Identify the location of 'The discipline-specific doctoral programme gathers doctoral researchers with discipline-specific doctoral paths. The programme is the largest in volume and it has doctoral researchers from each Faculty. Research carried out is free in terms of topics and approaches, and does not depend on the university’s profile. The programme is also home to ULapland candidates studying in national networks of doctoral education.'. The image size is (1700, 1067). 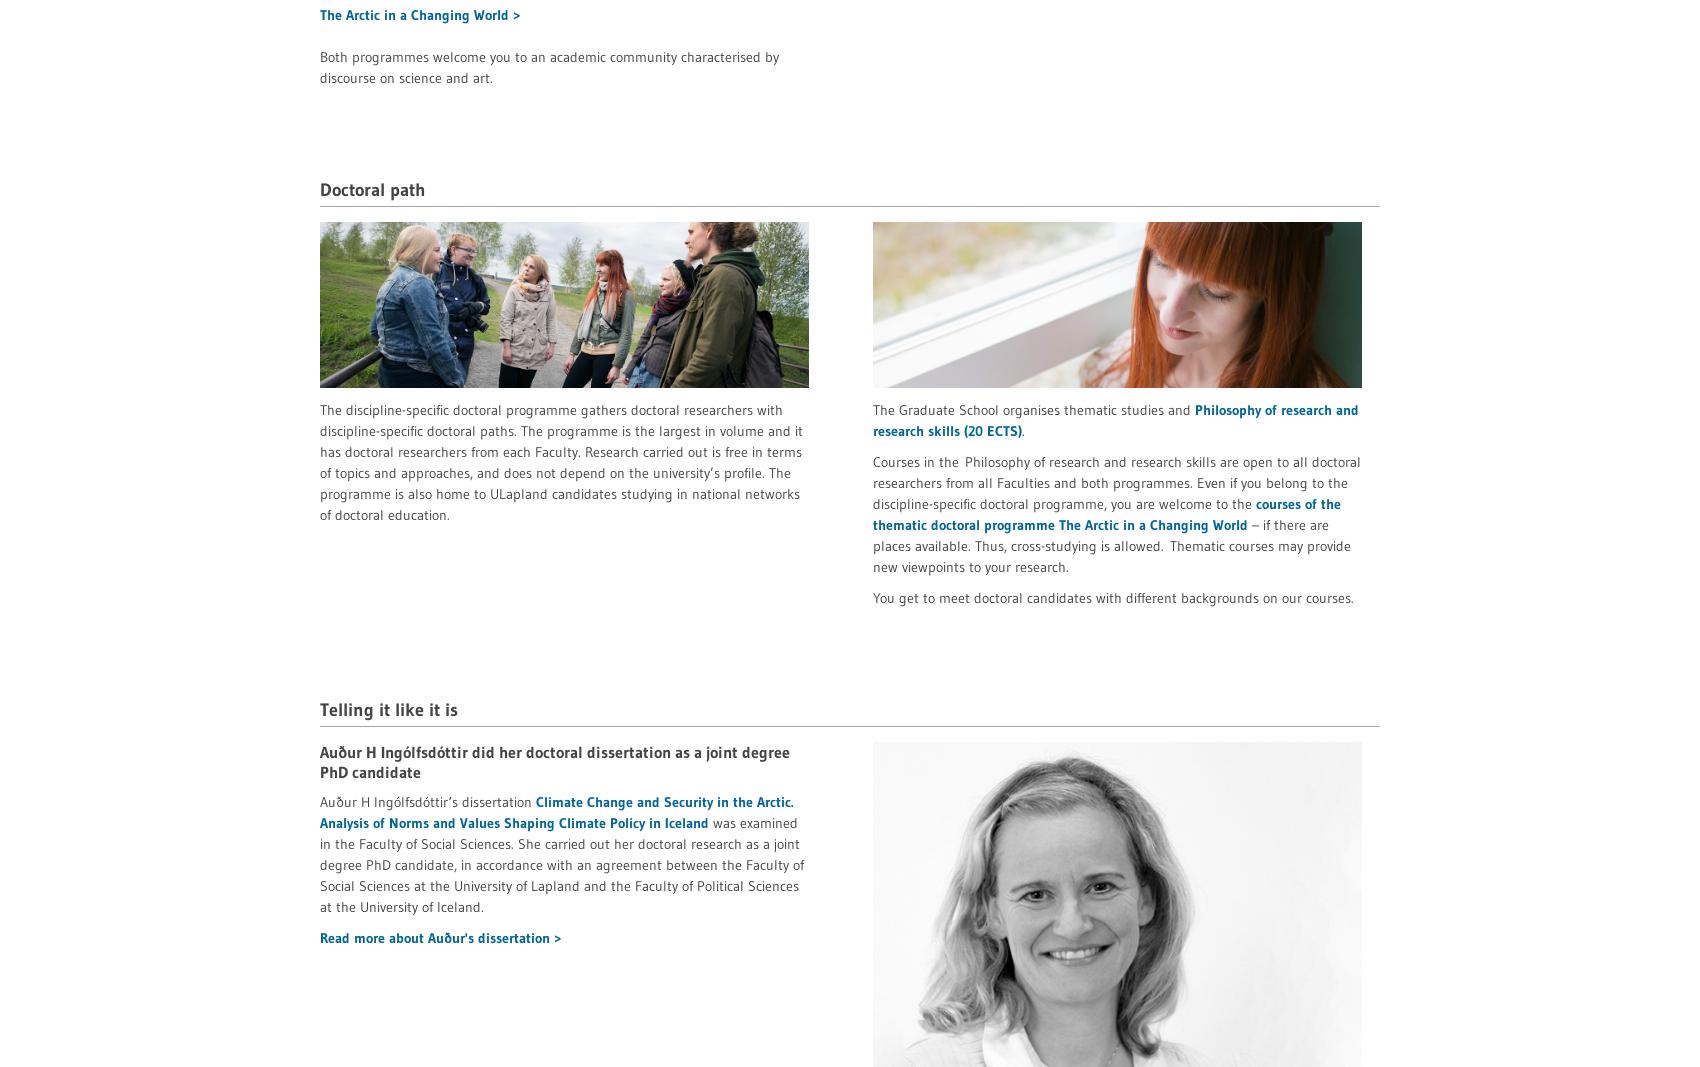
(560, 460).